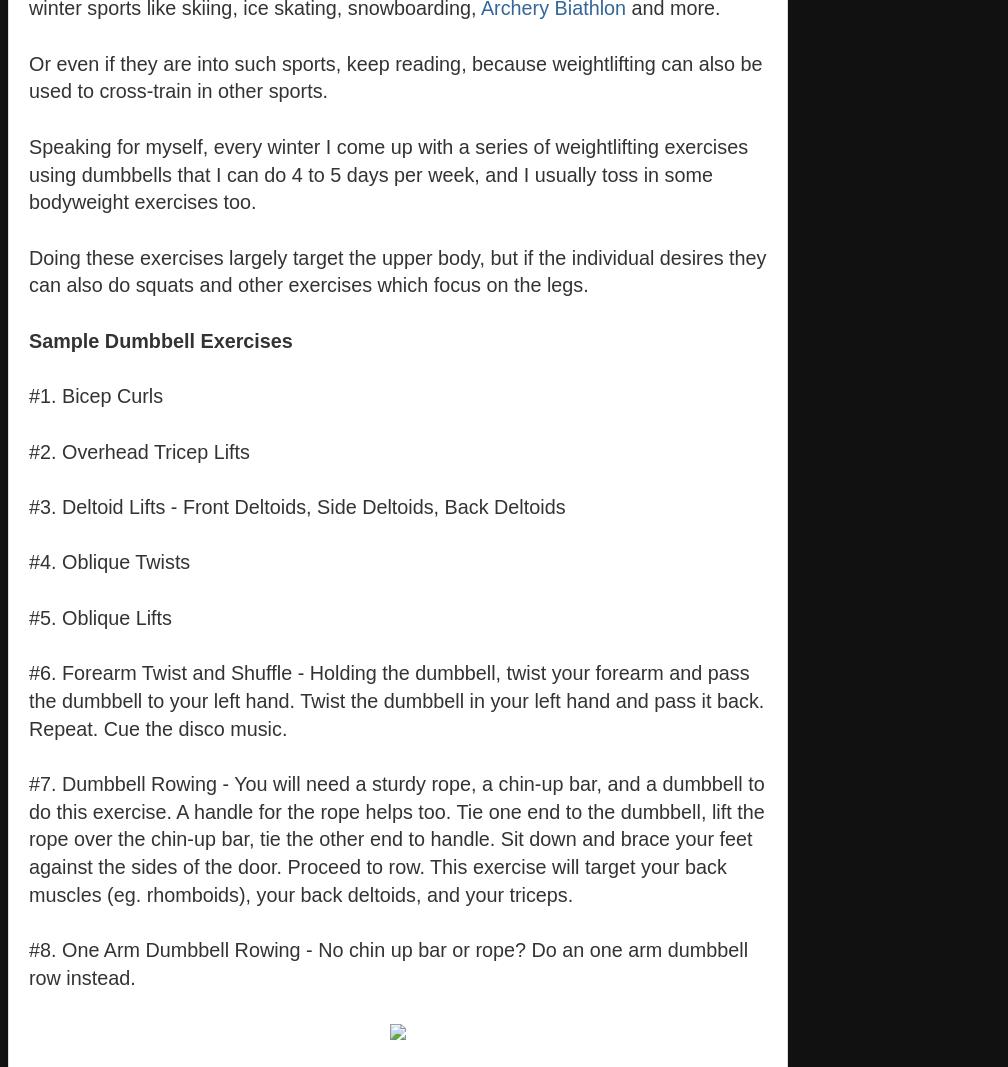 The height and width of the screenshot is (1067, 1008). Describe the element at coordinates (109, 561) in the screenshot. I see `'#4. Oblique Twists'` at that location.